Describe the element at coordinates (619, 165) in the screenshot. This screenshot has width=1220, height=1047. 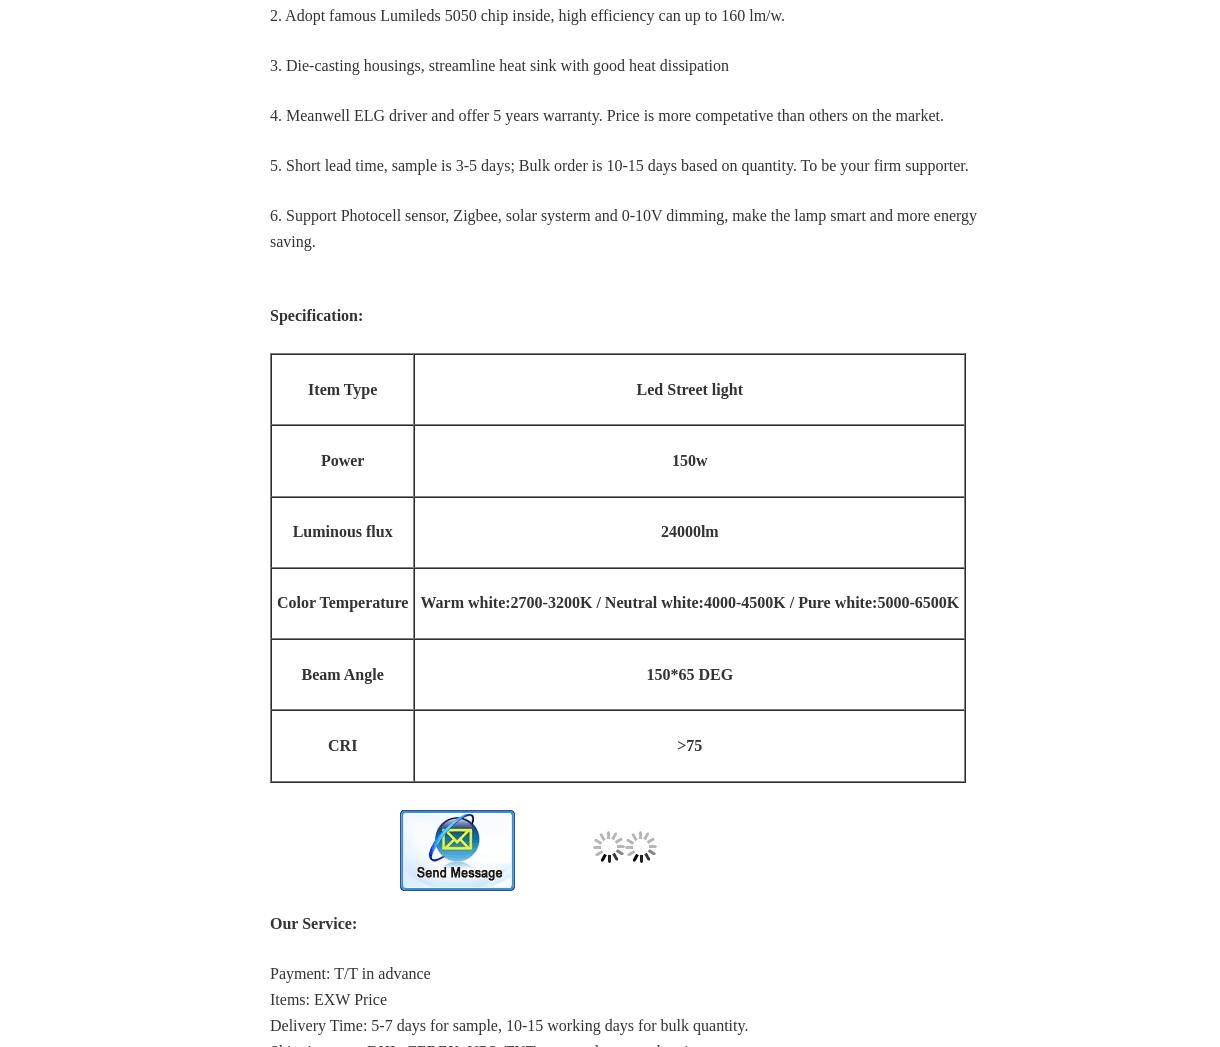
I see `'5. Short lead time, sample is 3-5 days; Bulk order is 10-15 days based on quantity. To be your firm supporter.'` at that location.